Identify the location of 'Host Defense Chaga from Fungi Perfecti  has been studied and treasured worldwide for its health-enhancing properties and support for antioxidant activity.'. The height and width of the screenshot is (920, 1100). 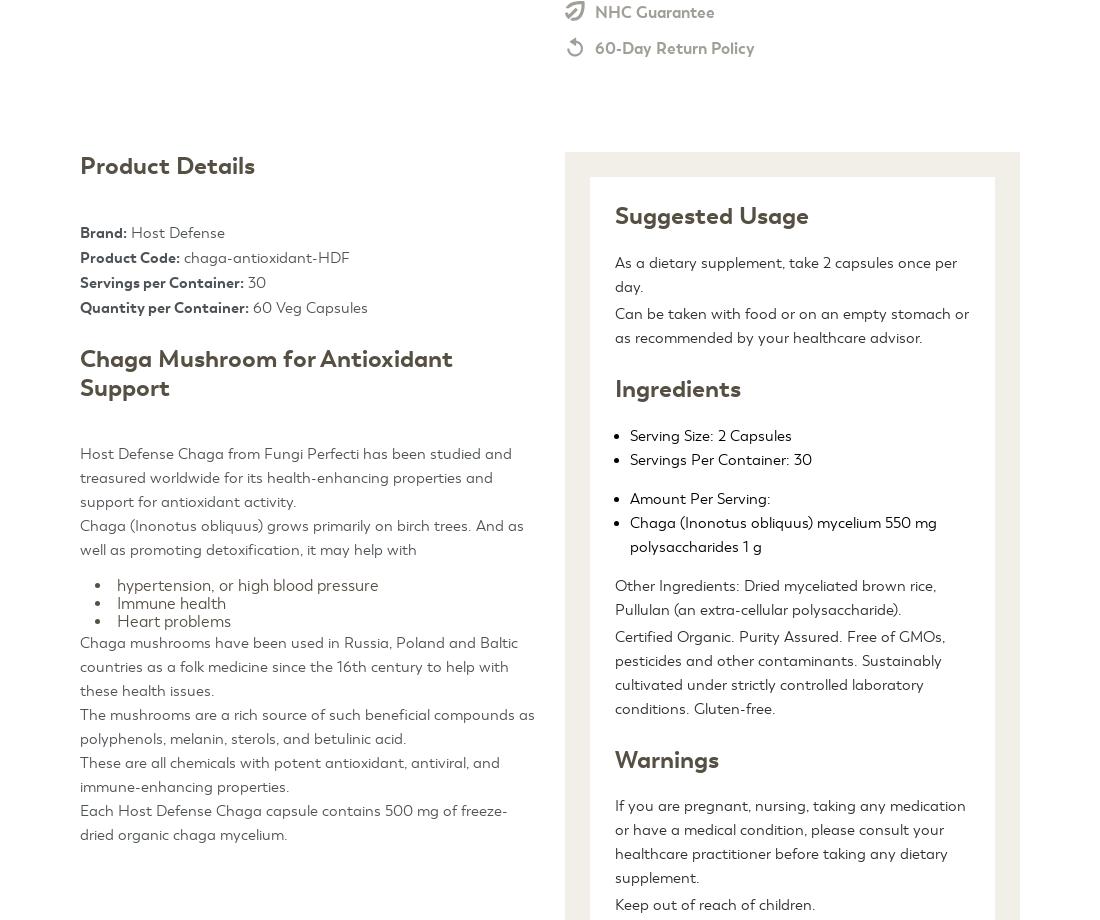
(295, 478).